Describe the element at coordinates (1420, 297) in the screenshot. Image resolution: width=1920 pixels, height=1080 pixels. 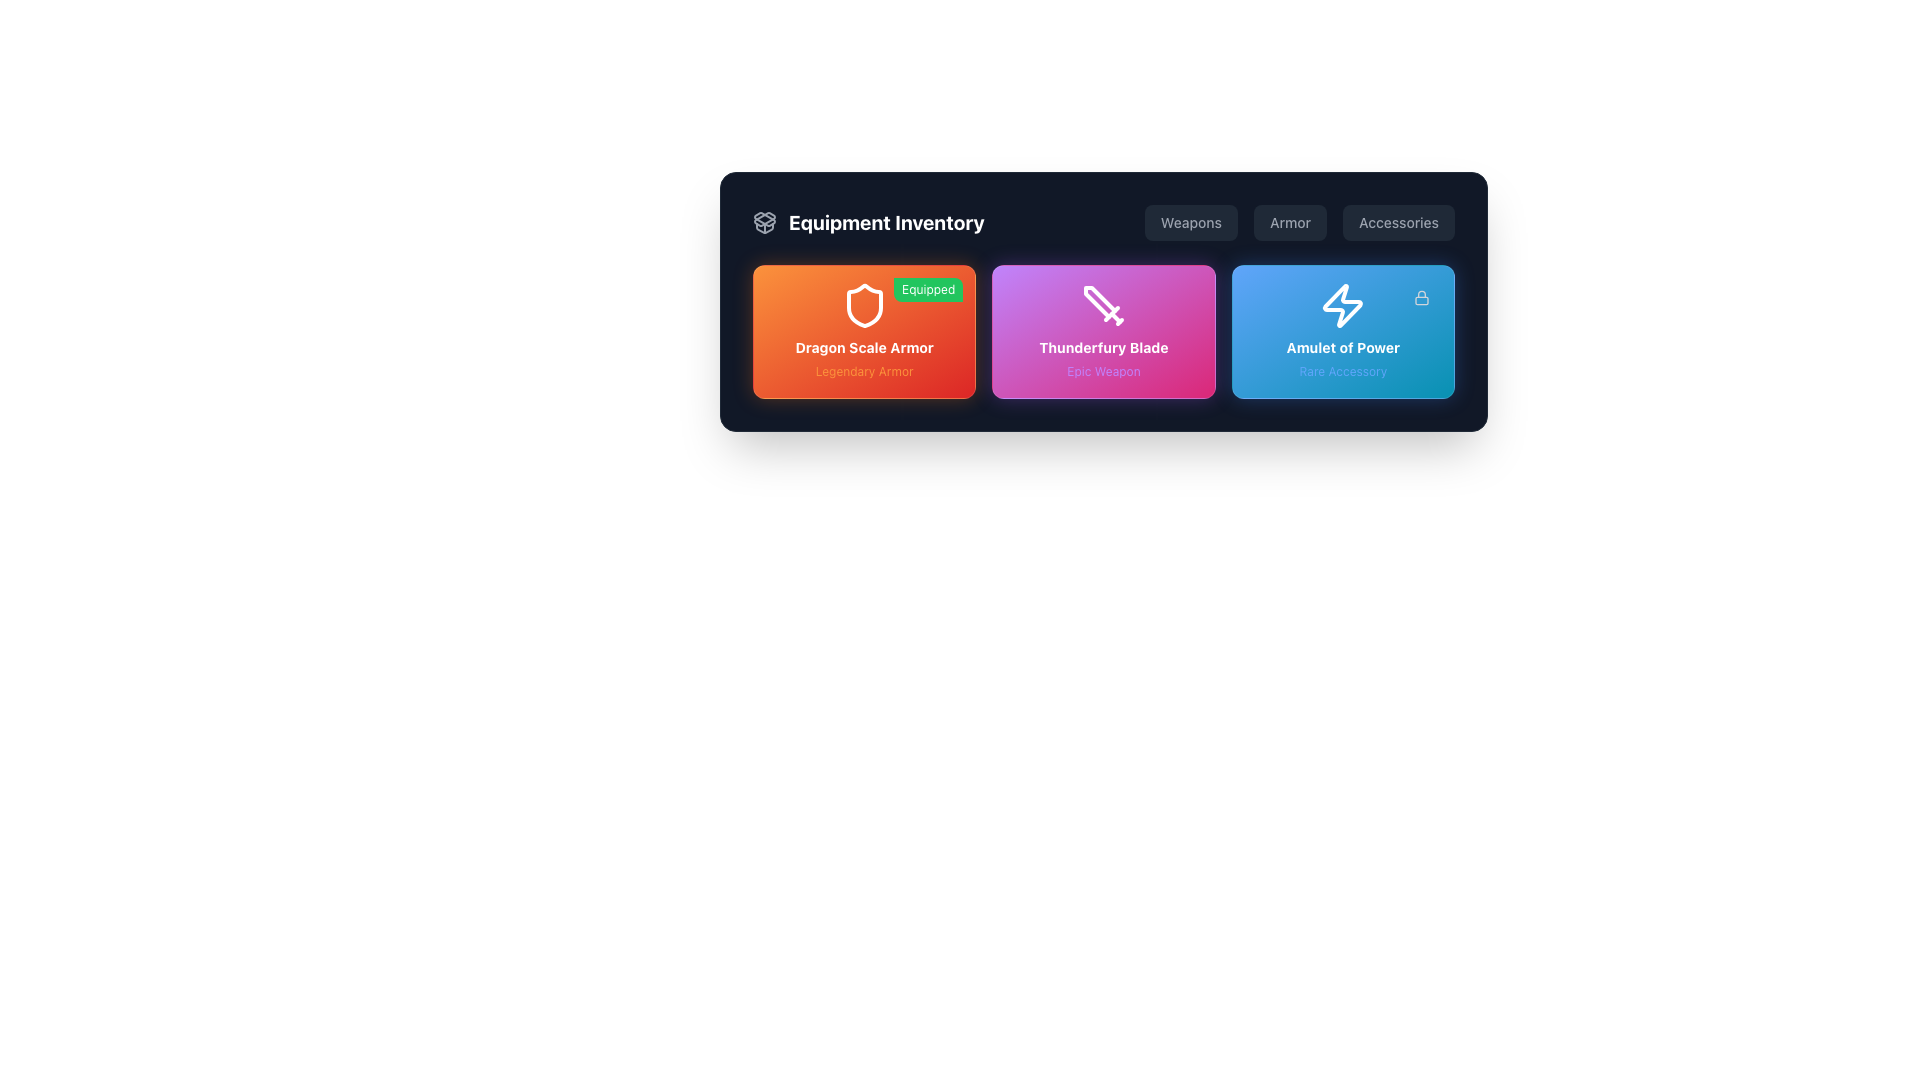
I see `the padlock icon with a blue background located in the top-right corner of the 'Amulet of Power' card` at that location.